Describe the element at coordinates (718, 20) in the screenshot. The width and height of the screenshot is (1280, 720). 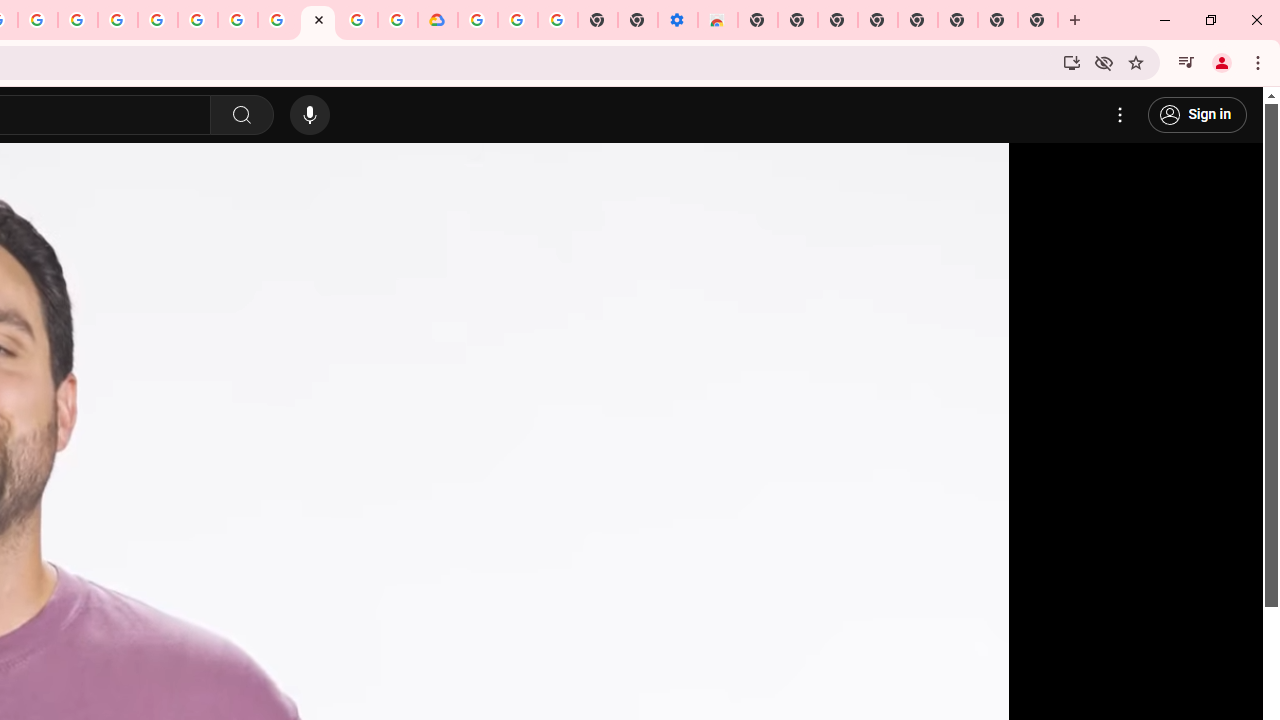
I see `'Chrome Web Store - Accessibility extensions'` at that location.